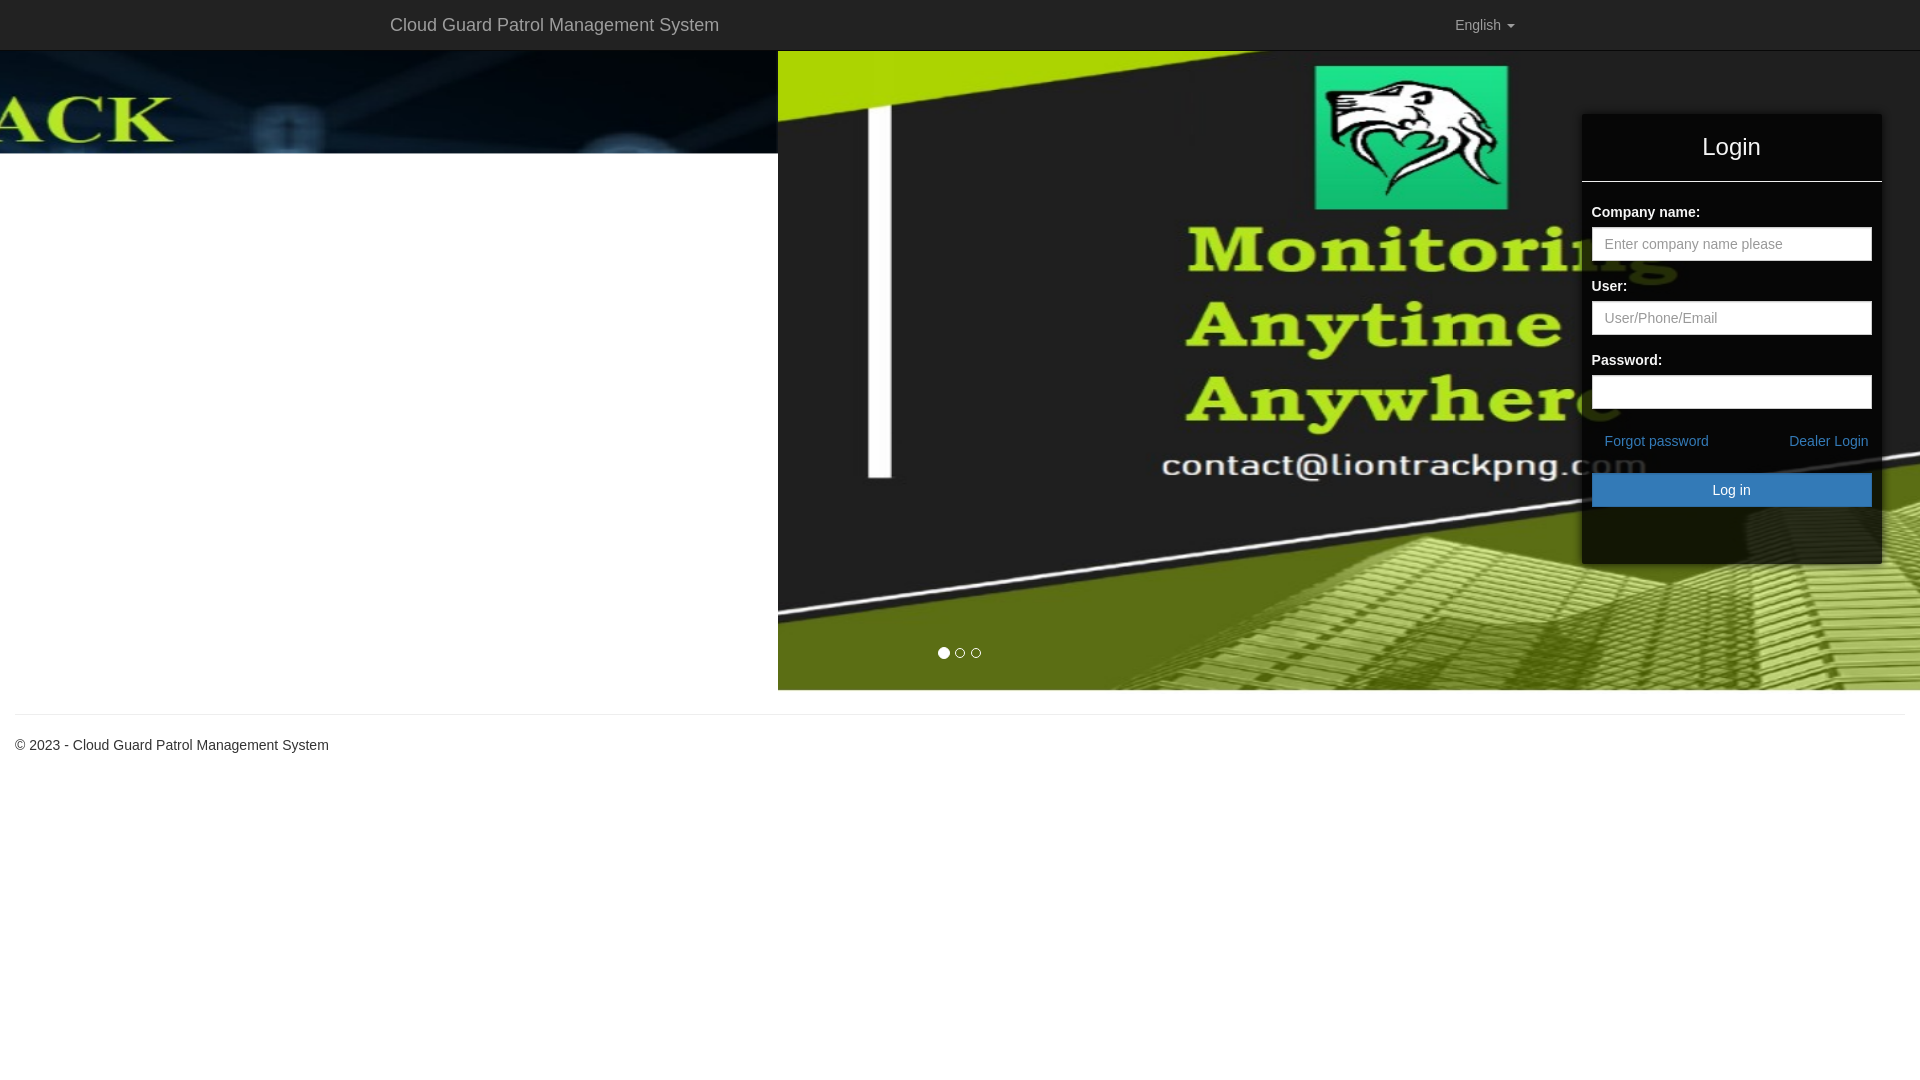 Image resolution: width=1920 pixels, height=1080 pixels. What do you see at coordinates (1828, 439) in the screenshot?
I see `'Dealer Login'` at bounding box center [1828, 439].